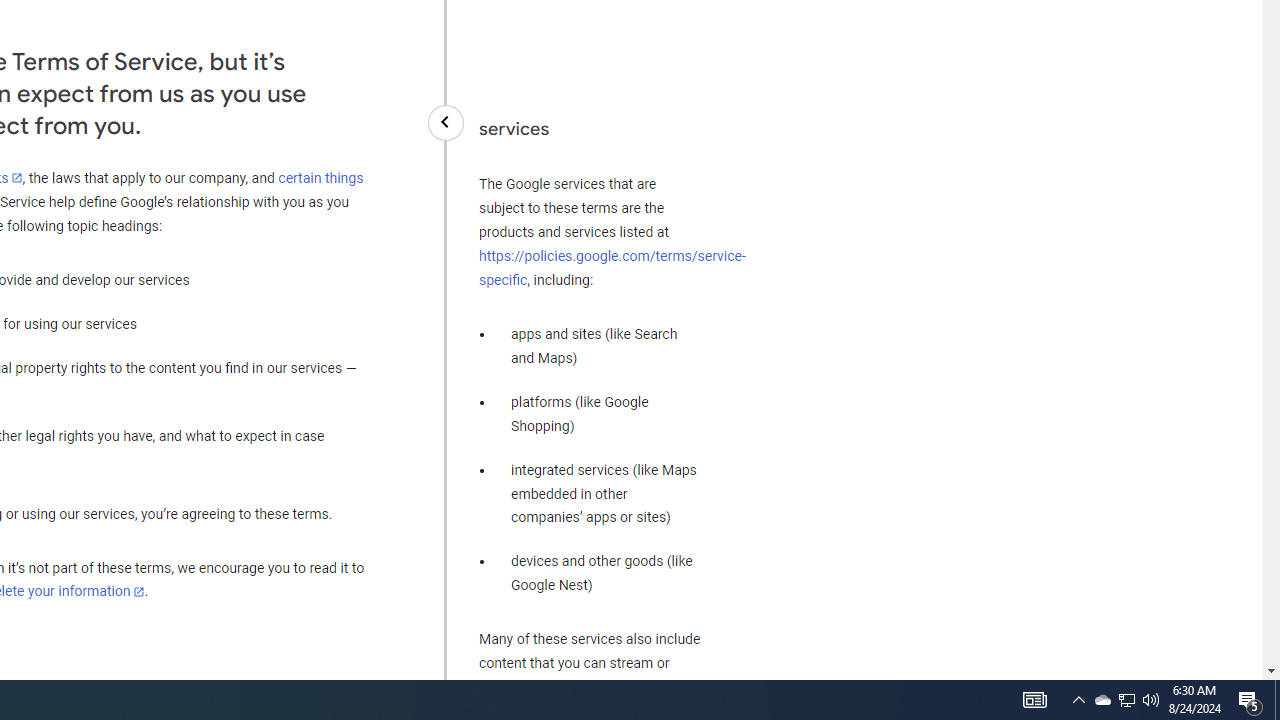 The width and height of the screenshot is (1280, 720). I want to click on 'https://policies.google.com/terms/service-specific', so click(611, 266).